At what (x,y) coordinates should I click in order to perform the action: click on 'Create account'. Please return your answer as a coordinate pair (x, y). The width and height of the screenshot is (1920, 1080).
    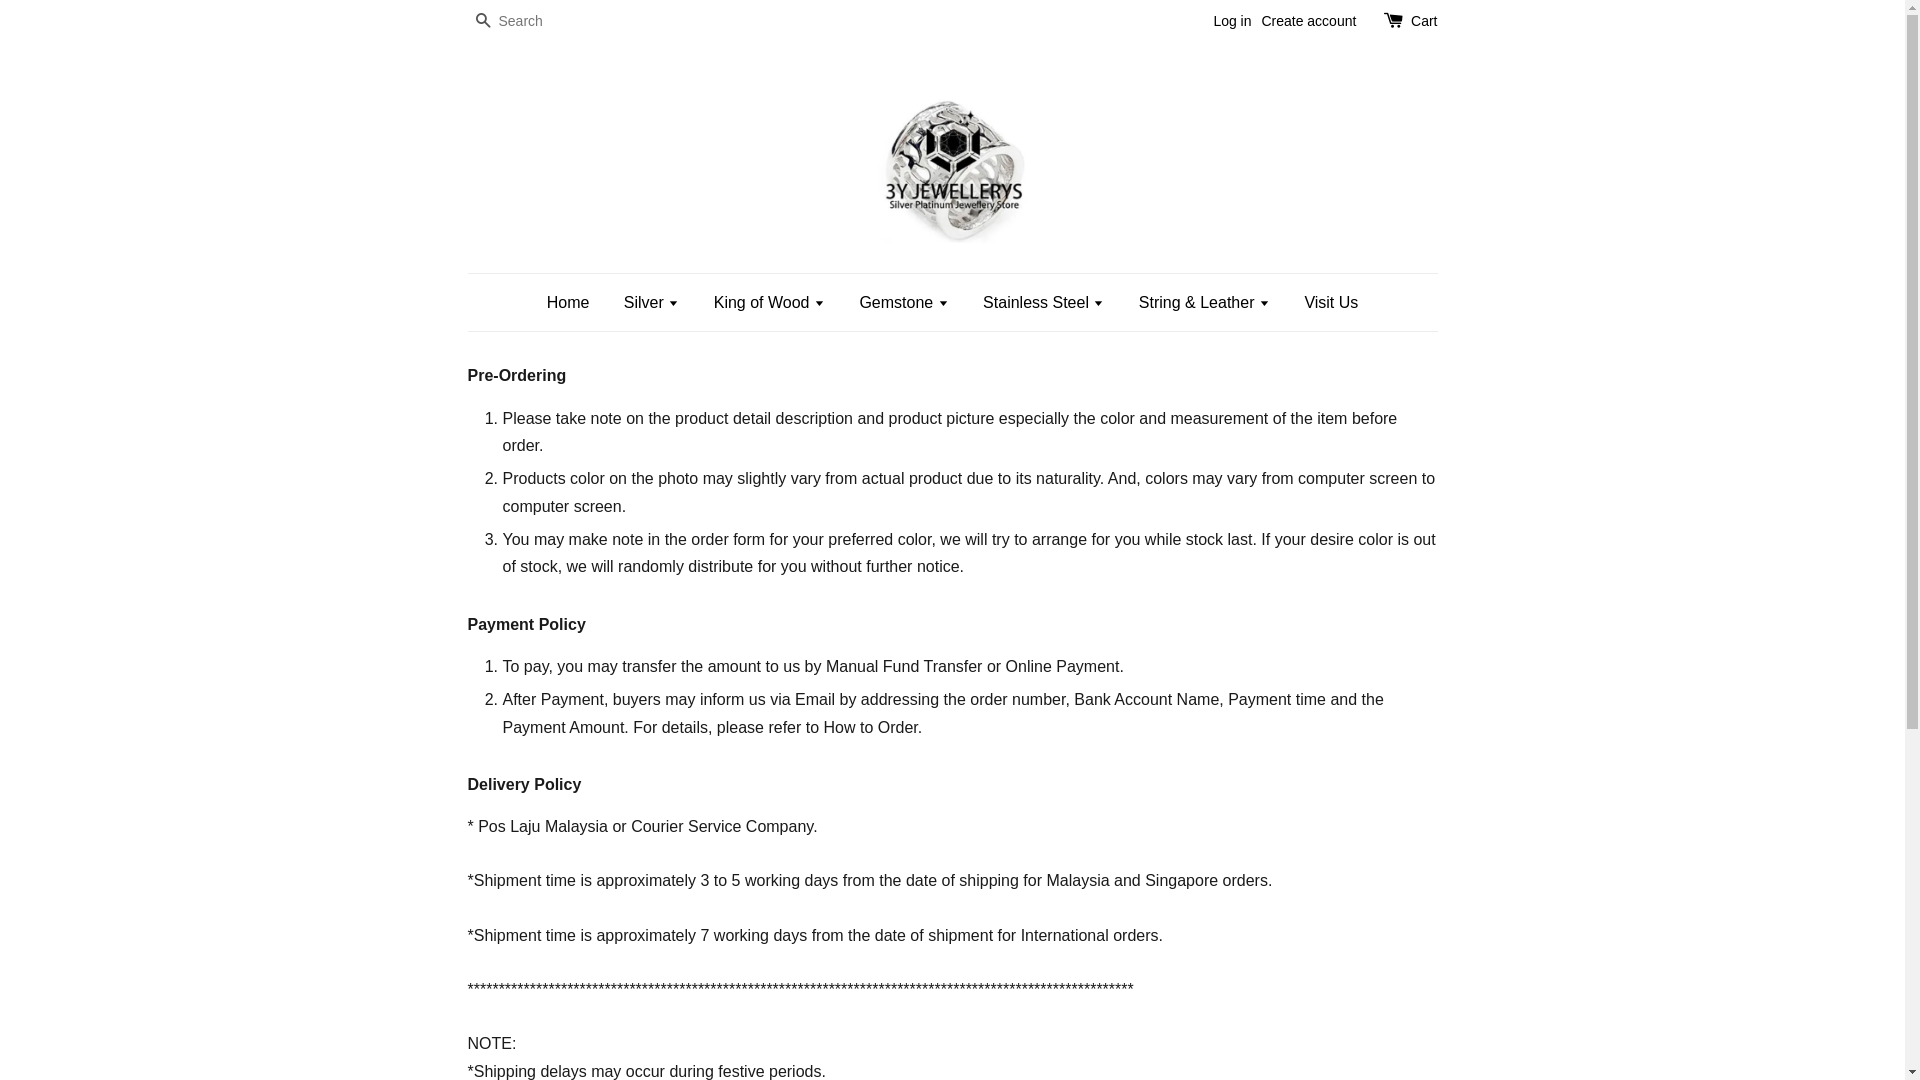
    Looking at the image, I should click on (1308, 20).